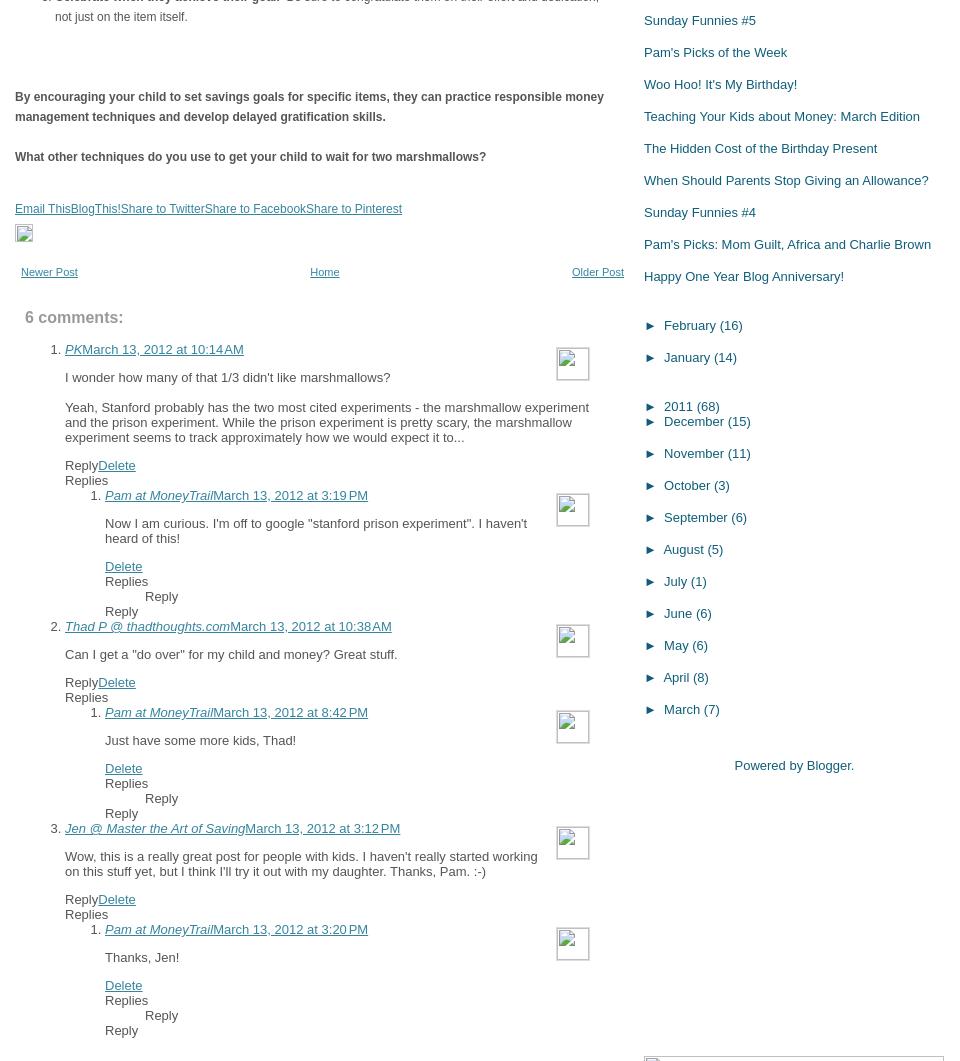 The image size is (960, 1061). I want to click on '(15)', so click(737, 420).